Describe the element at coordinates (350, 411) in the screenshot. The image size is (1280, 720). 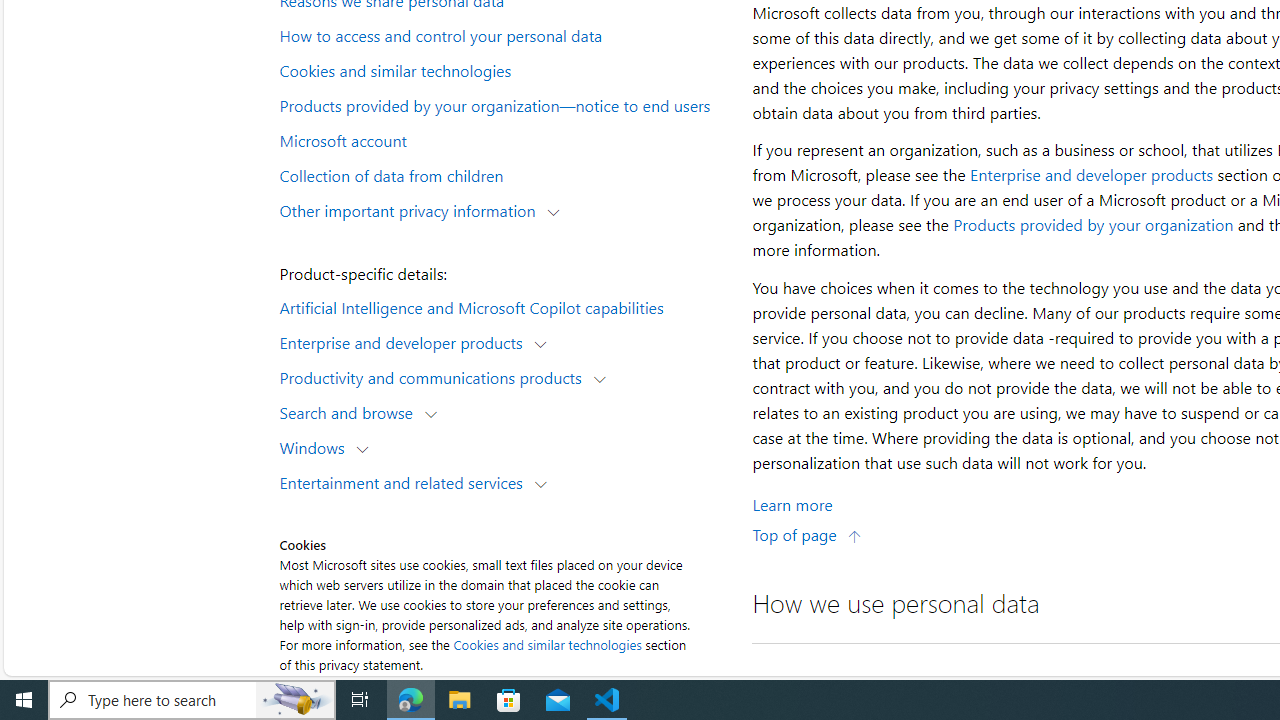
I see `'Search and browse'` at that location.